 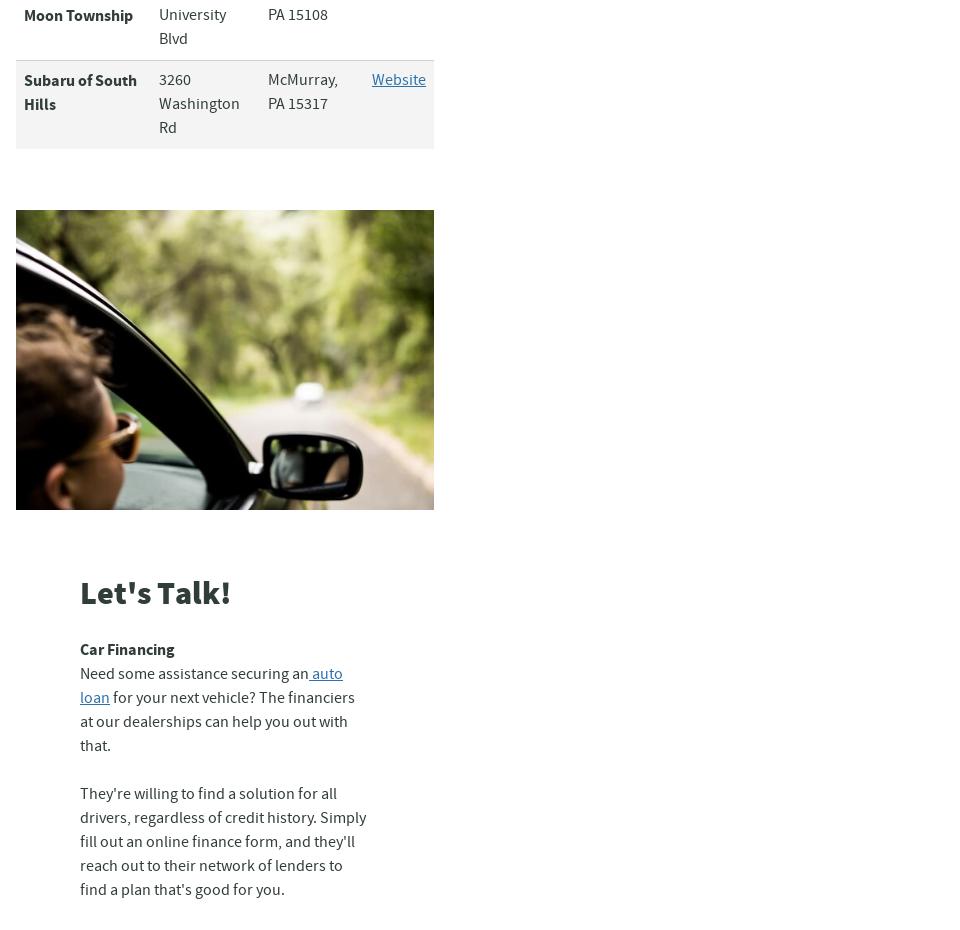 What do you see at coordinates (79, 685) in the screenshot?
I see `'auto loan'` at bounding box center [79, 685].